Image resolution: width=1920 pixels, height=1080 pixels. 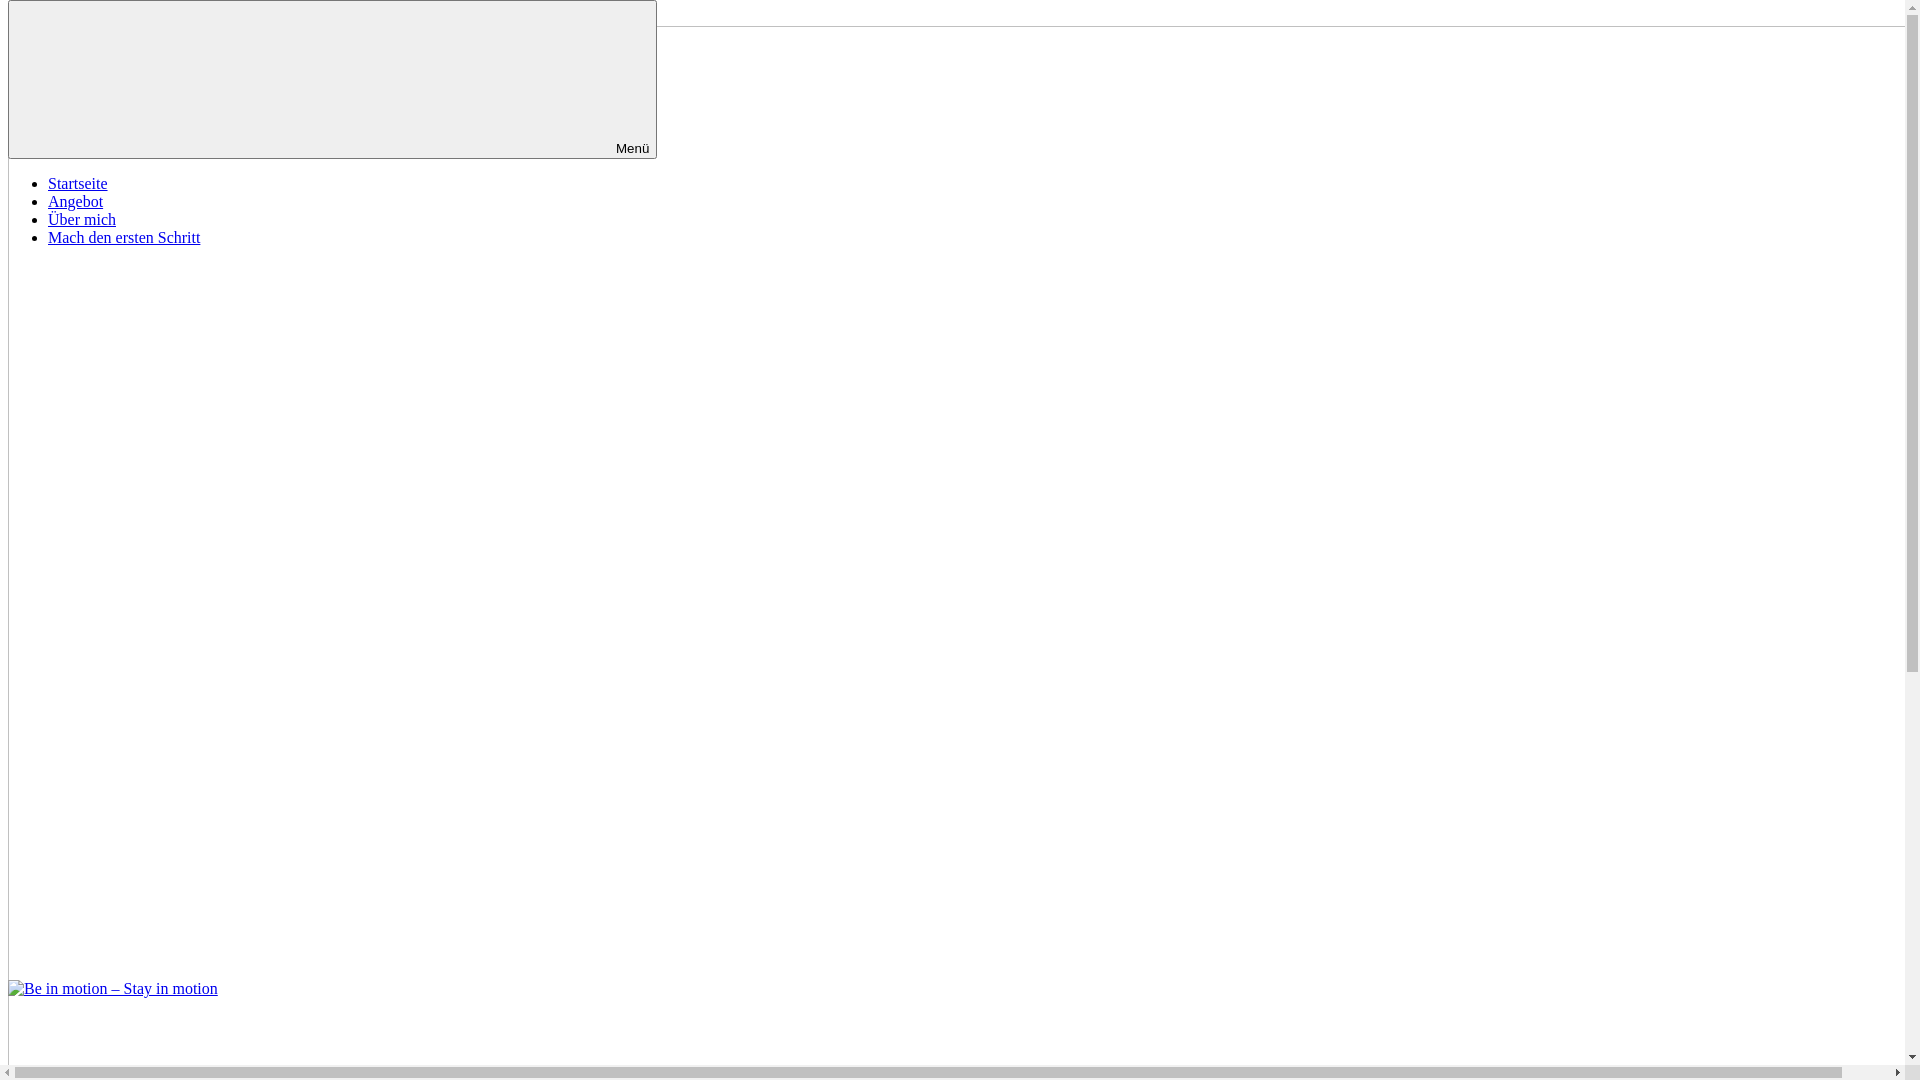 What do you see at coordinates (73, 16) in the screenshot?
I see `'Zum Inhalt springen'` at bounding box center [73, 16].